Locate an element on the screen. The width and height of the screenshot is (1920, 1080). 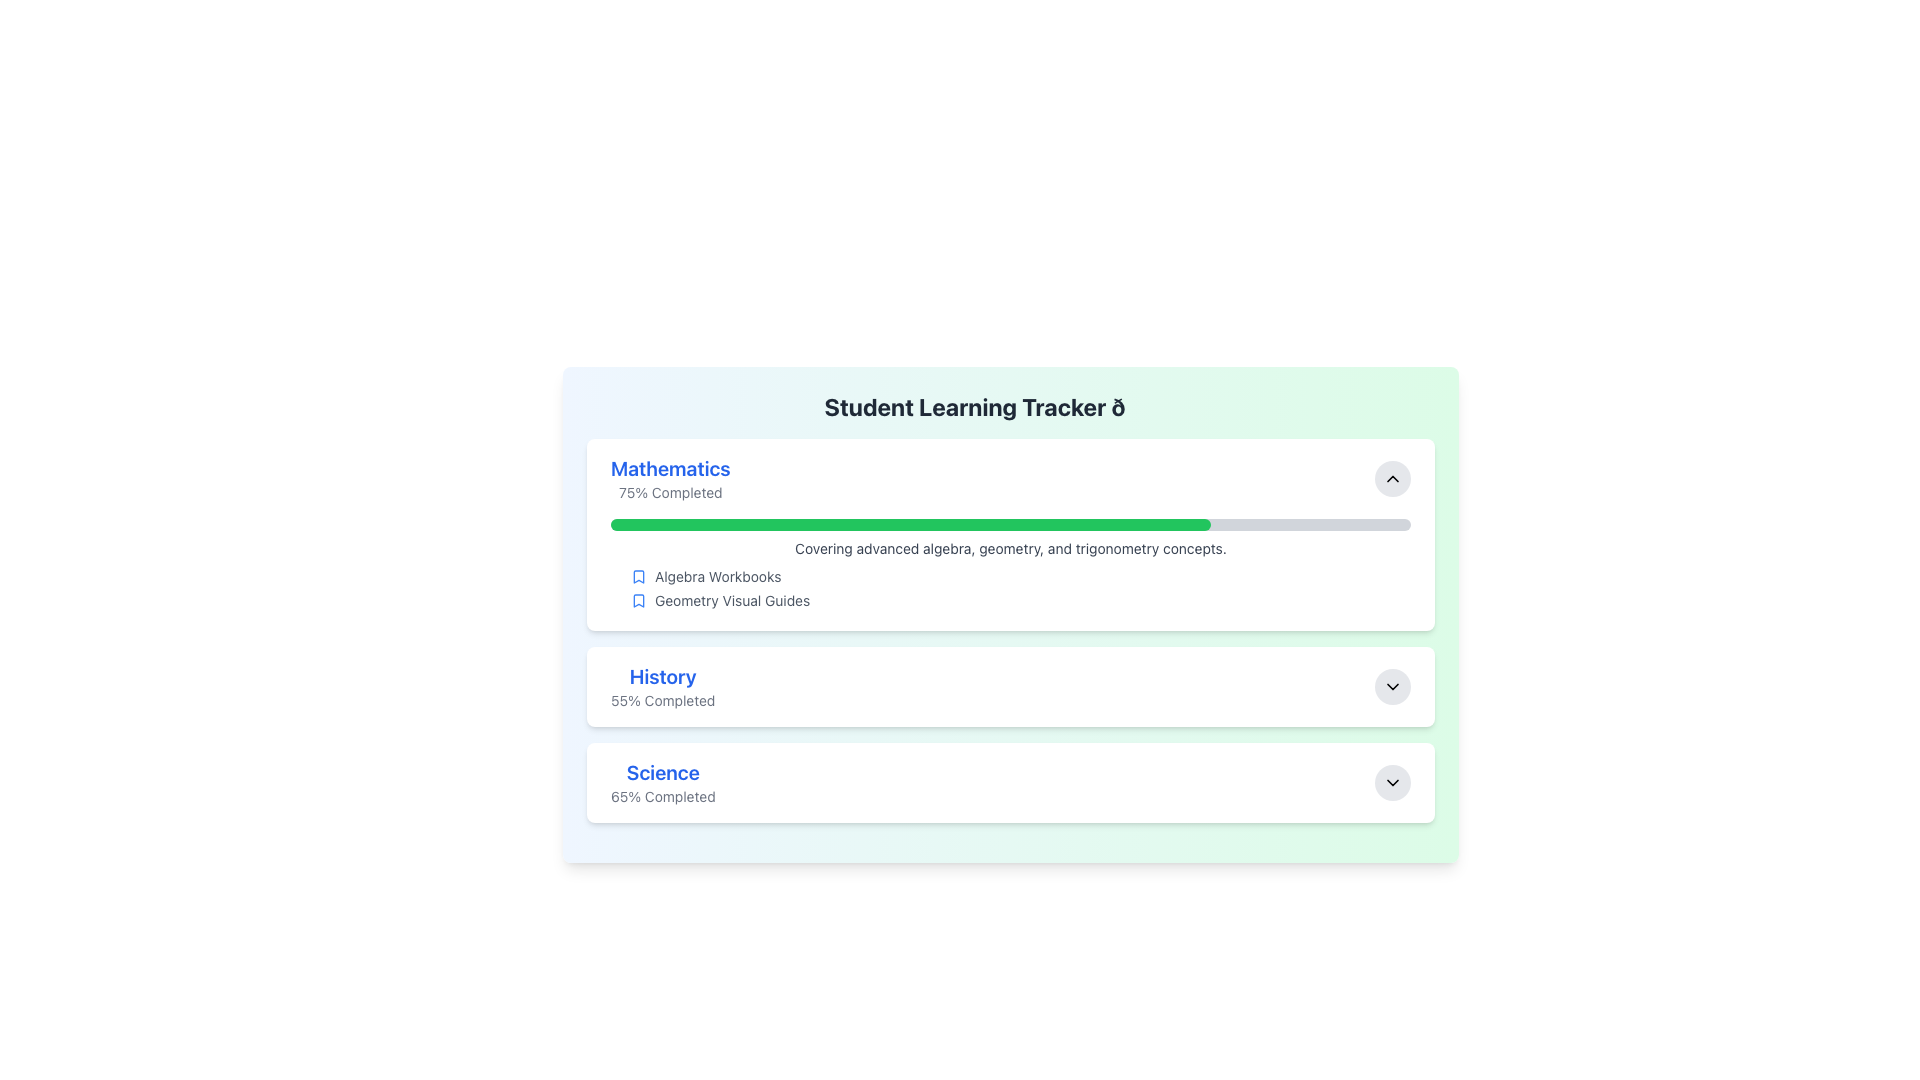
displayed information in the 'Mathematics' informational module, which includes the title, completion percentage, progress bar, and descriptive line is located at coordinates (1011, 534).